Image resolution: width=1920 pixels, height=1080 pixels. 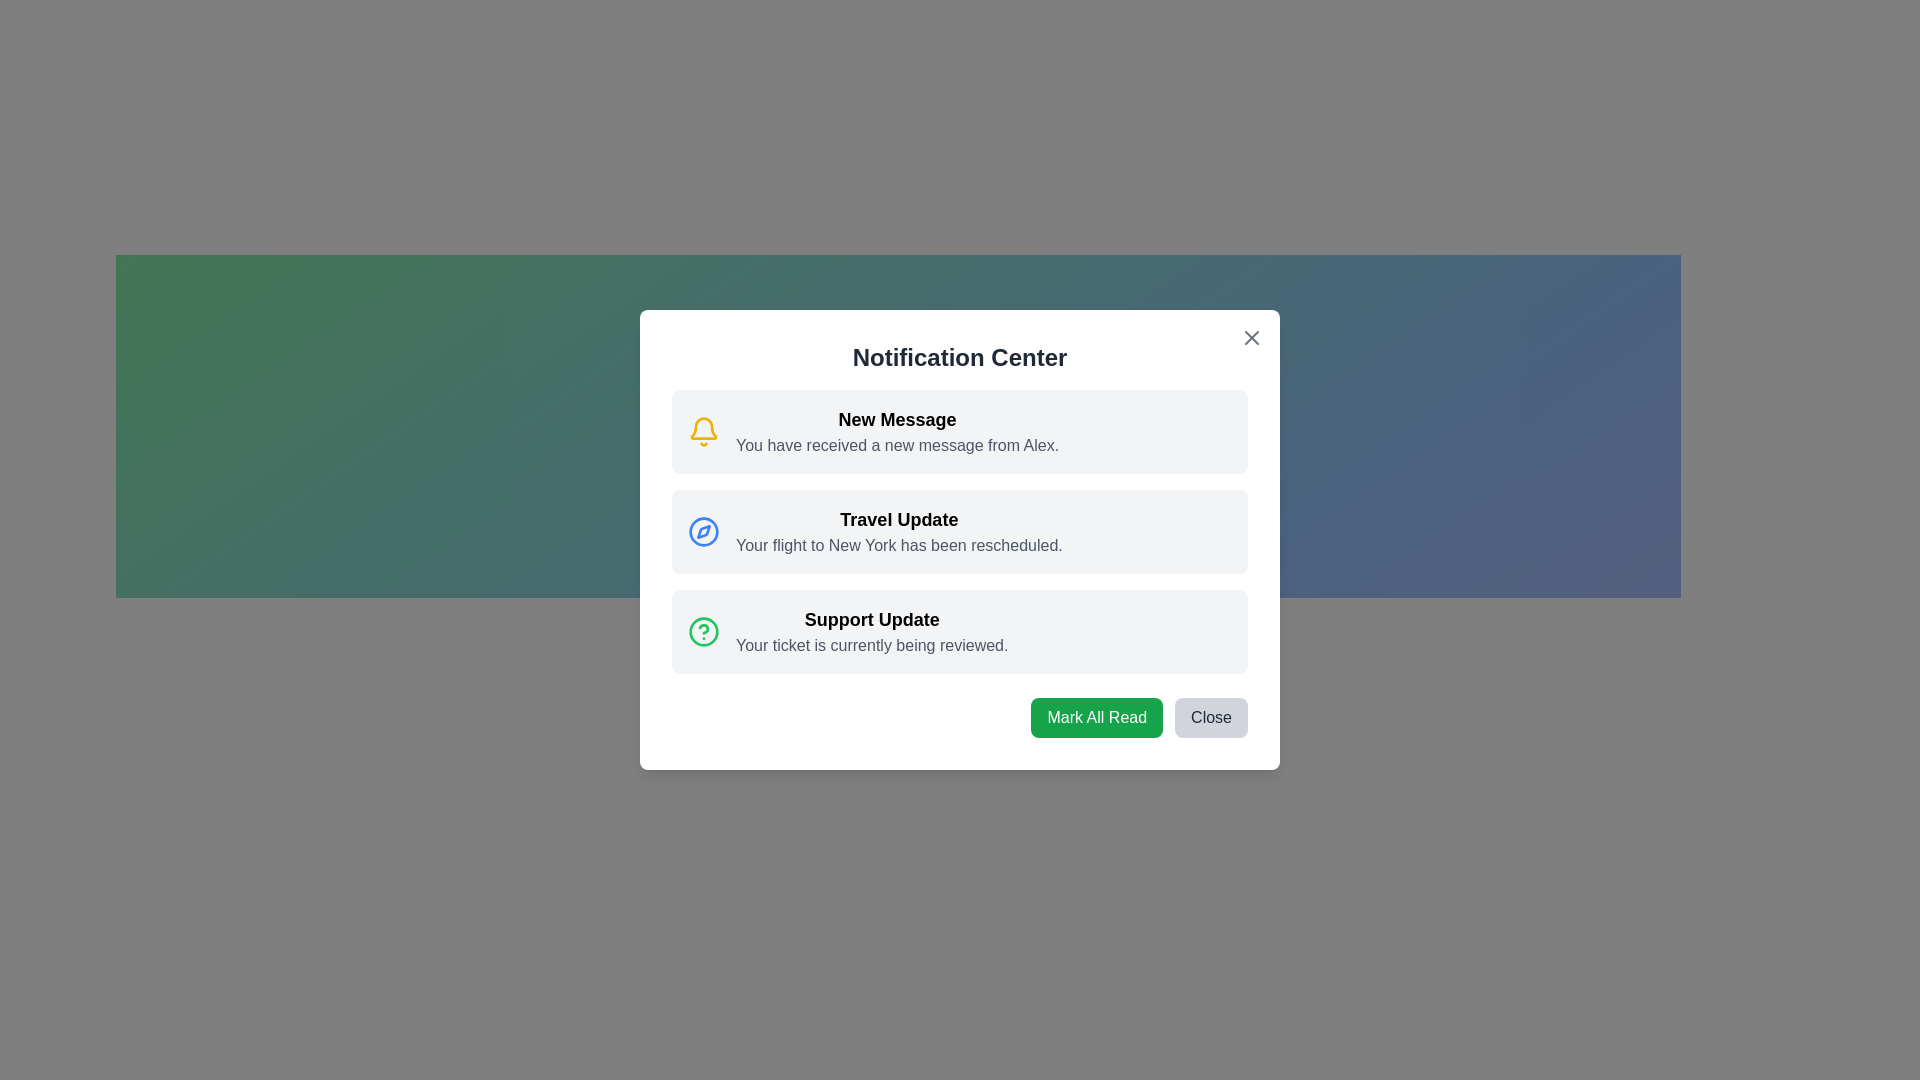 I want to click on the Notification card that notifies the user of a new message, located at the center of the Notification Center panel, so click(x=960, y=431).